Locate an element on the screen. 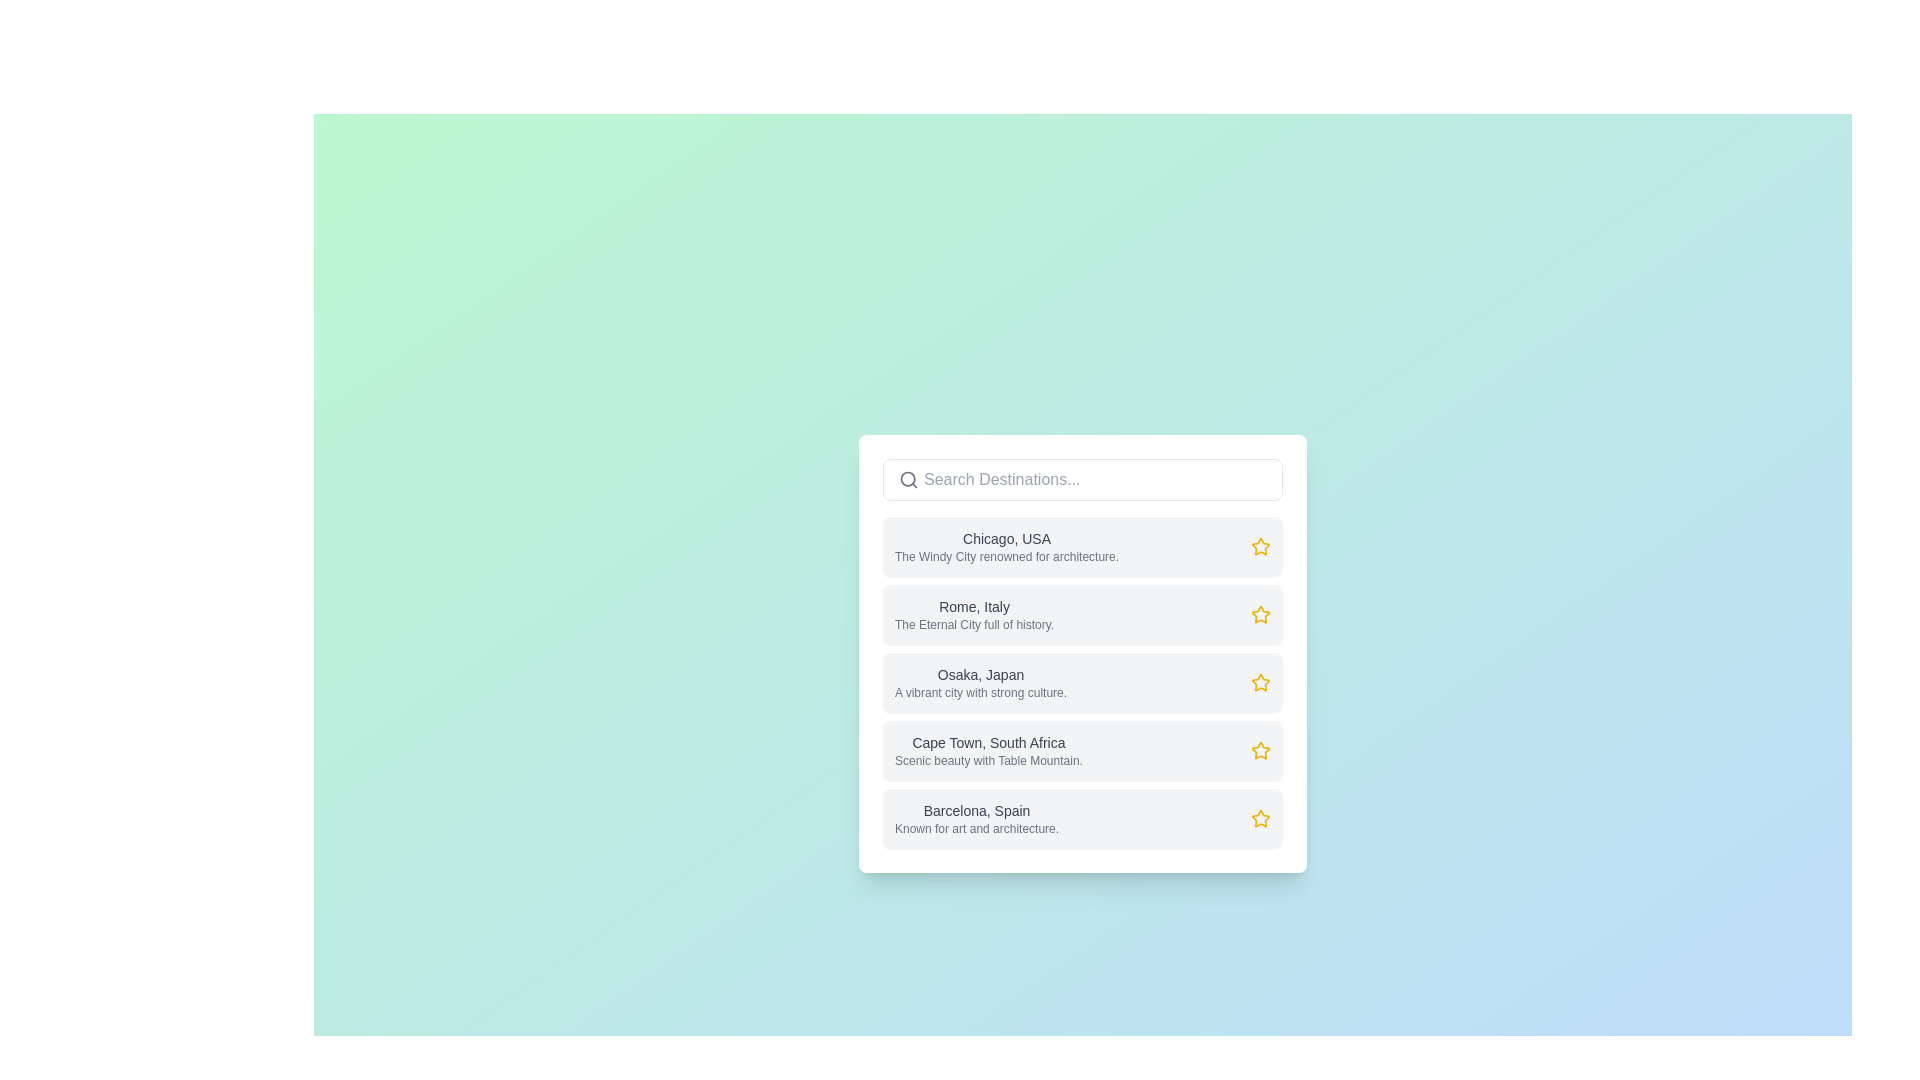 This screenshot has width=1920, height=1080. the third star-shaped icon is located at coordinates (1258, 681).